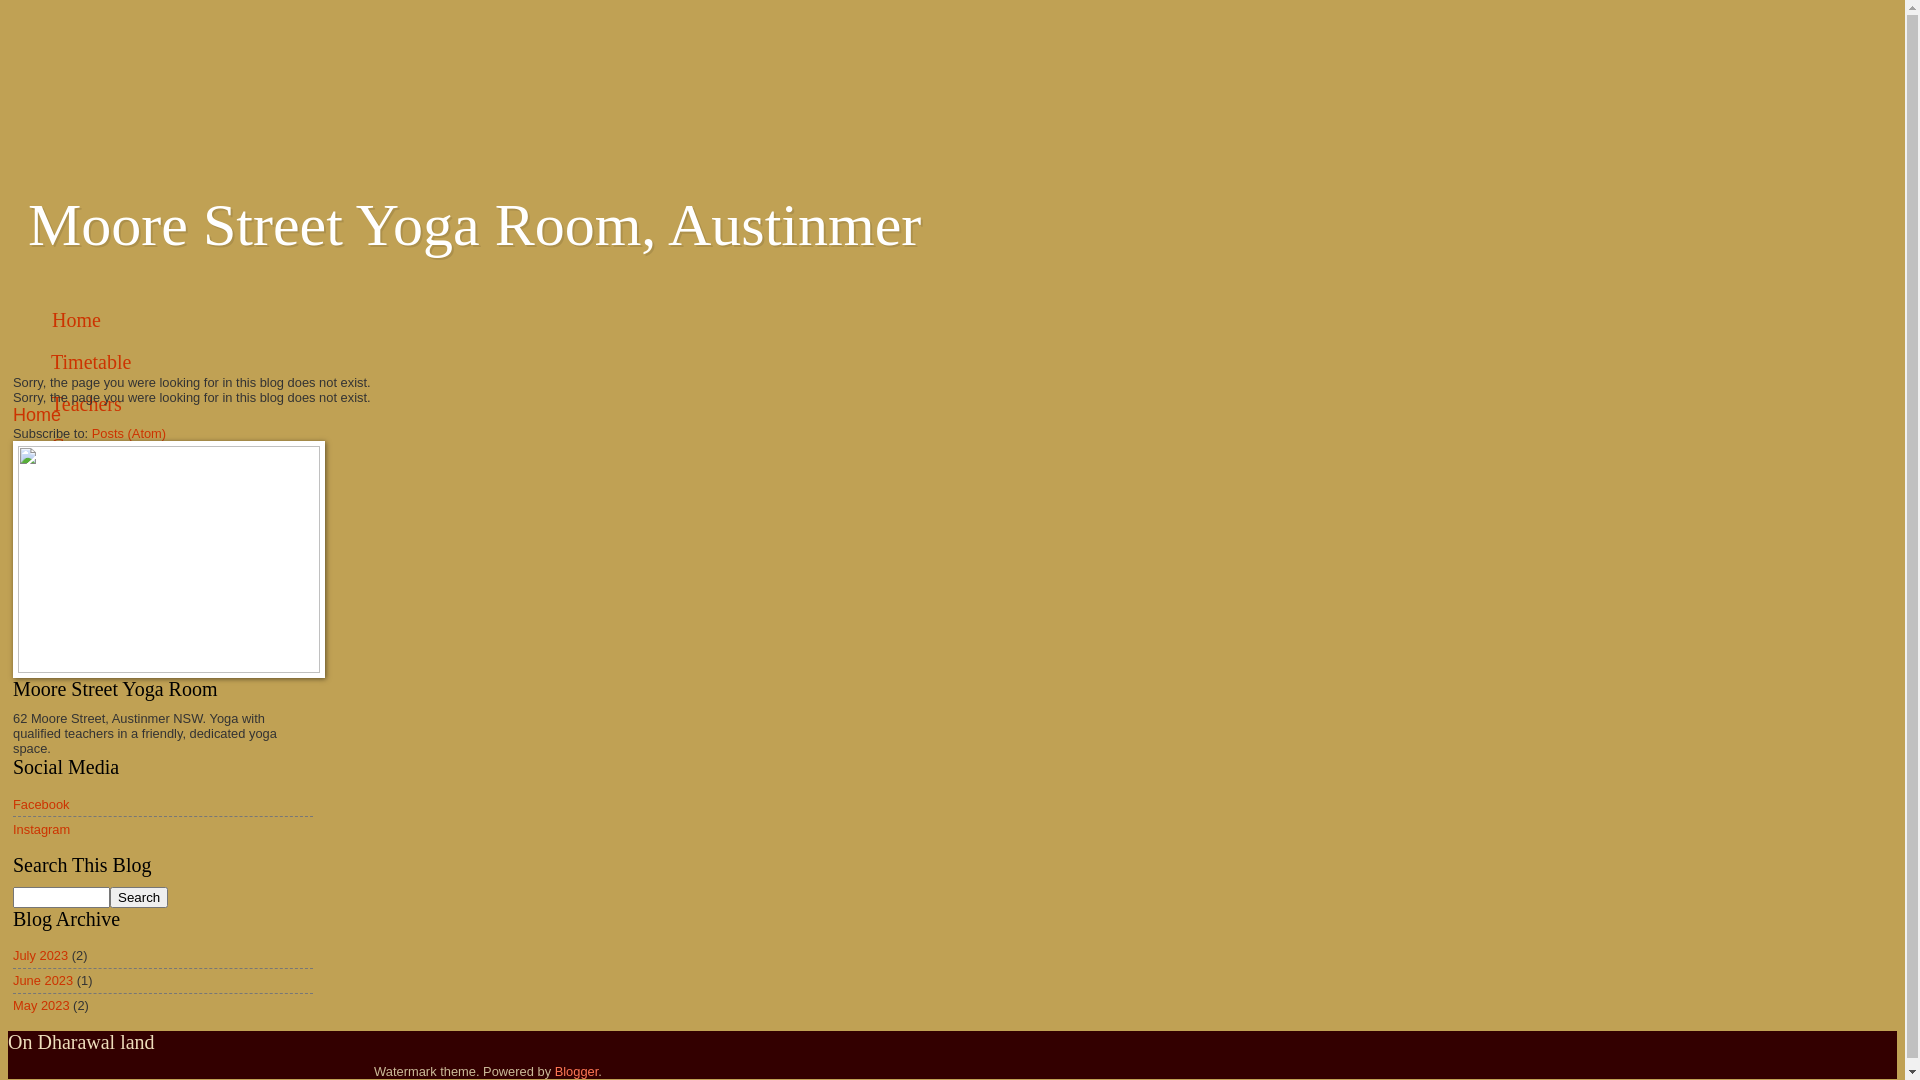 The image size is (1920, 1080). I want to click on 'Facebook', so click(41, 803).